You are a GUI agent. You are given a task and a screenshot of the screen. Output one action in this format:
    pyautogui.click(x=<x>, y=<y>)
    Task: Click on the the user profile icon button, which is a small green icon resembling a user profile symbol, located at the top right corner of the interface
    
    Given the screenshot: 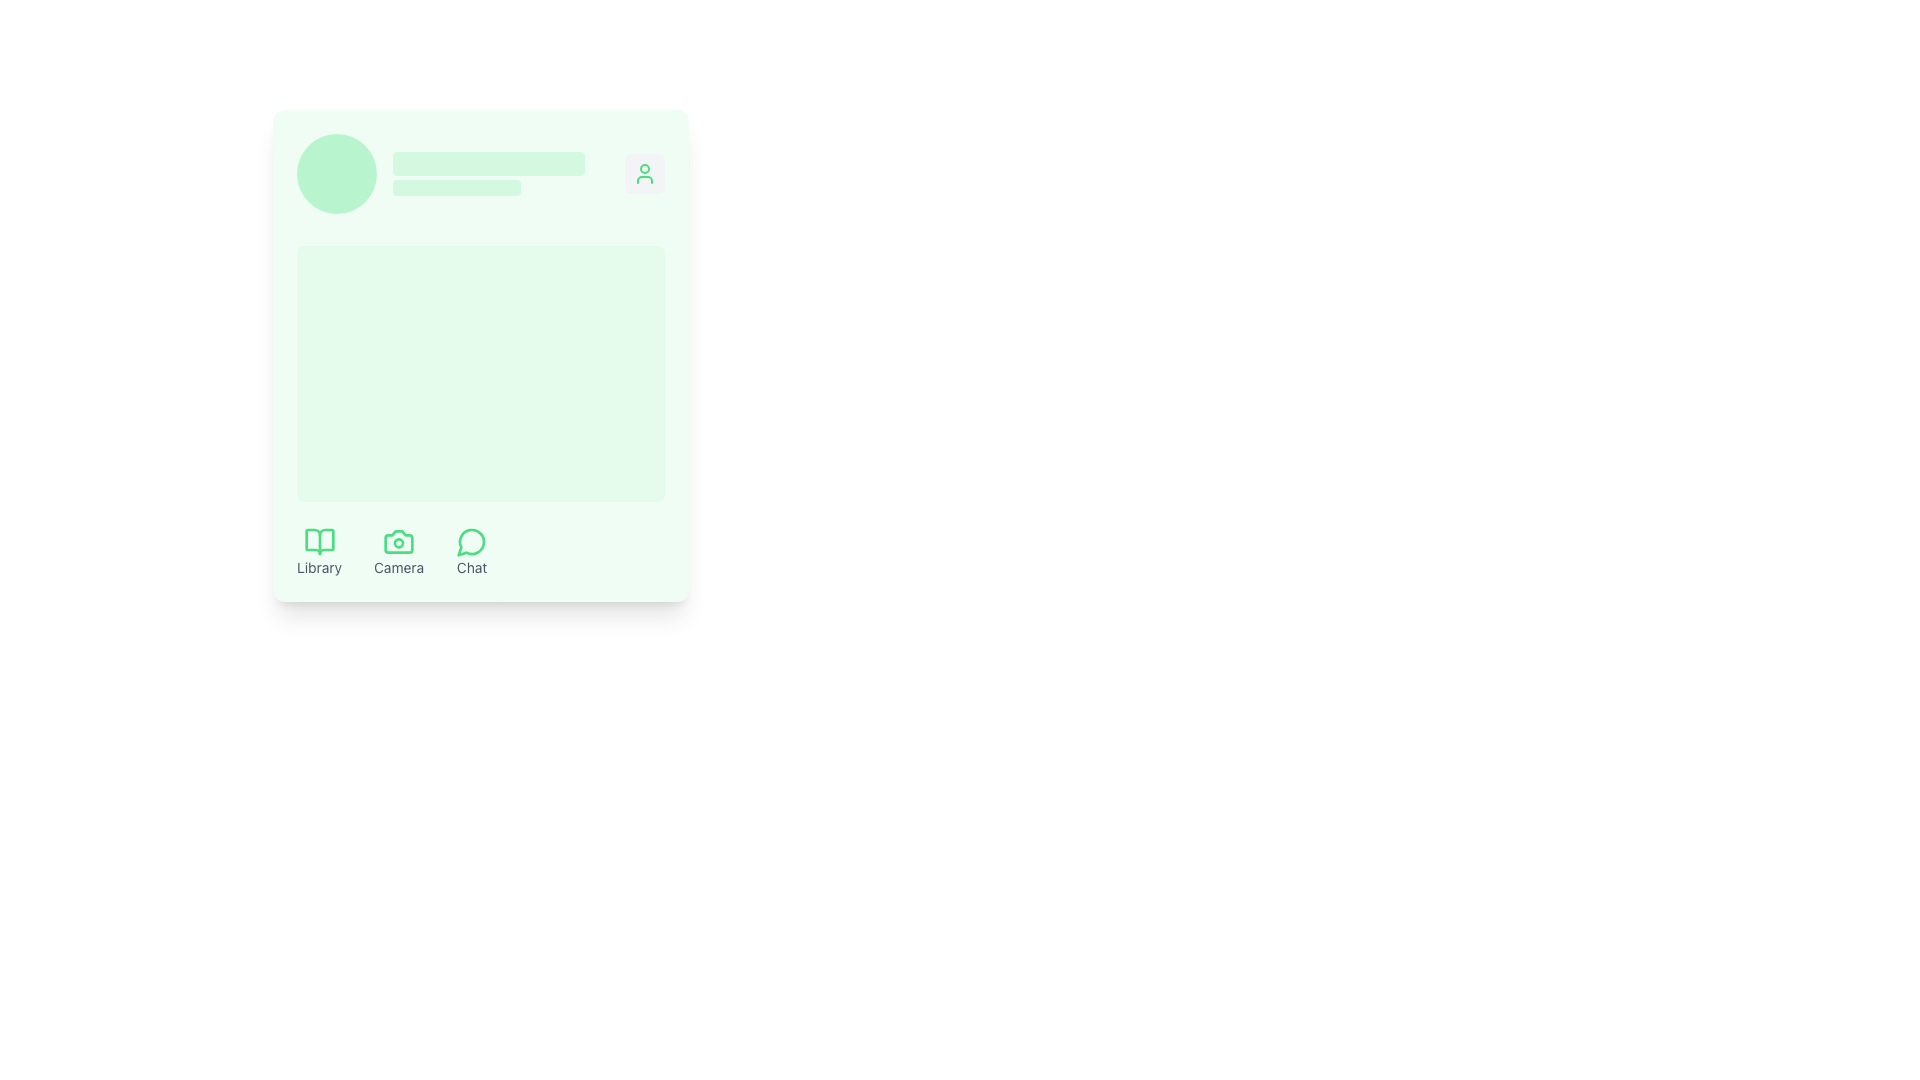 What is the action you would take?
    pyautogui.click(x=644, y=172)
    